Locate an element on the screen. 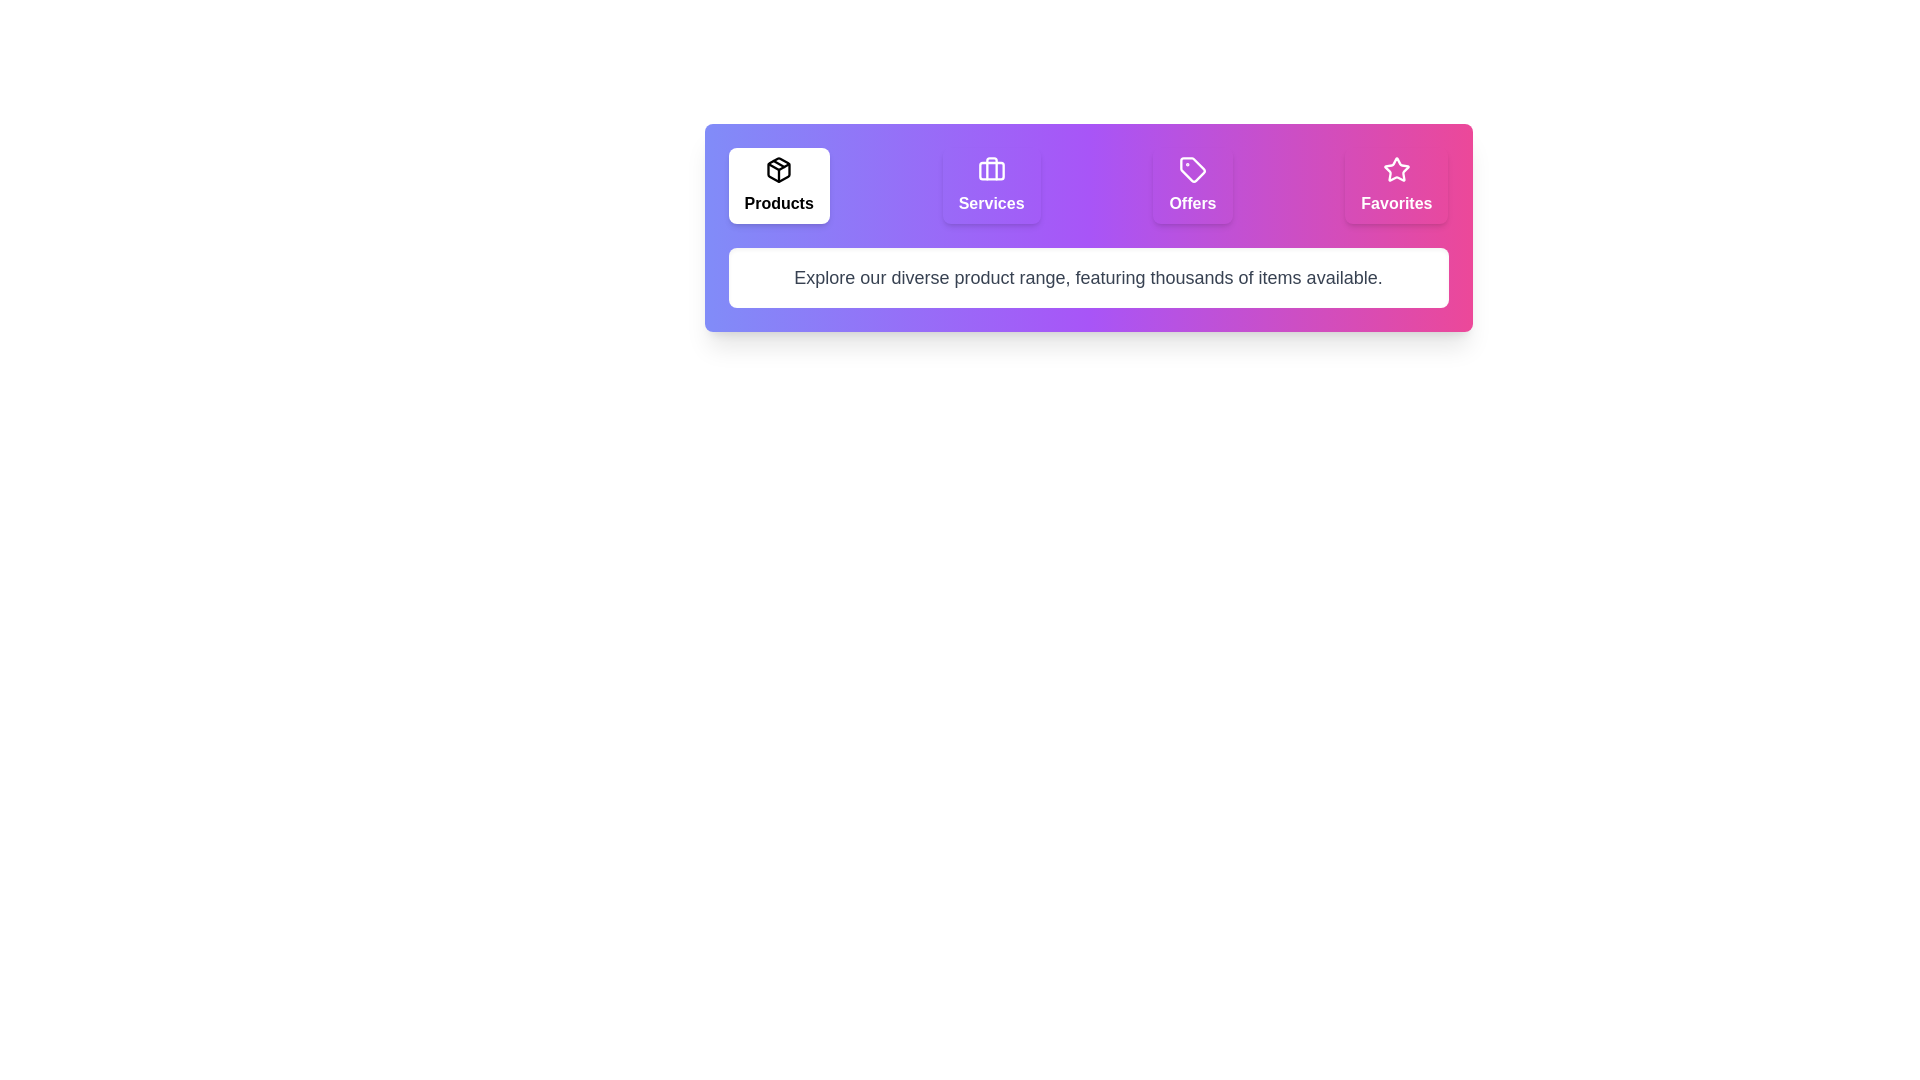 This screenshot has height=1080, width=1920. the Products tab is located at coordinates (778, 185).